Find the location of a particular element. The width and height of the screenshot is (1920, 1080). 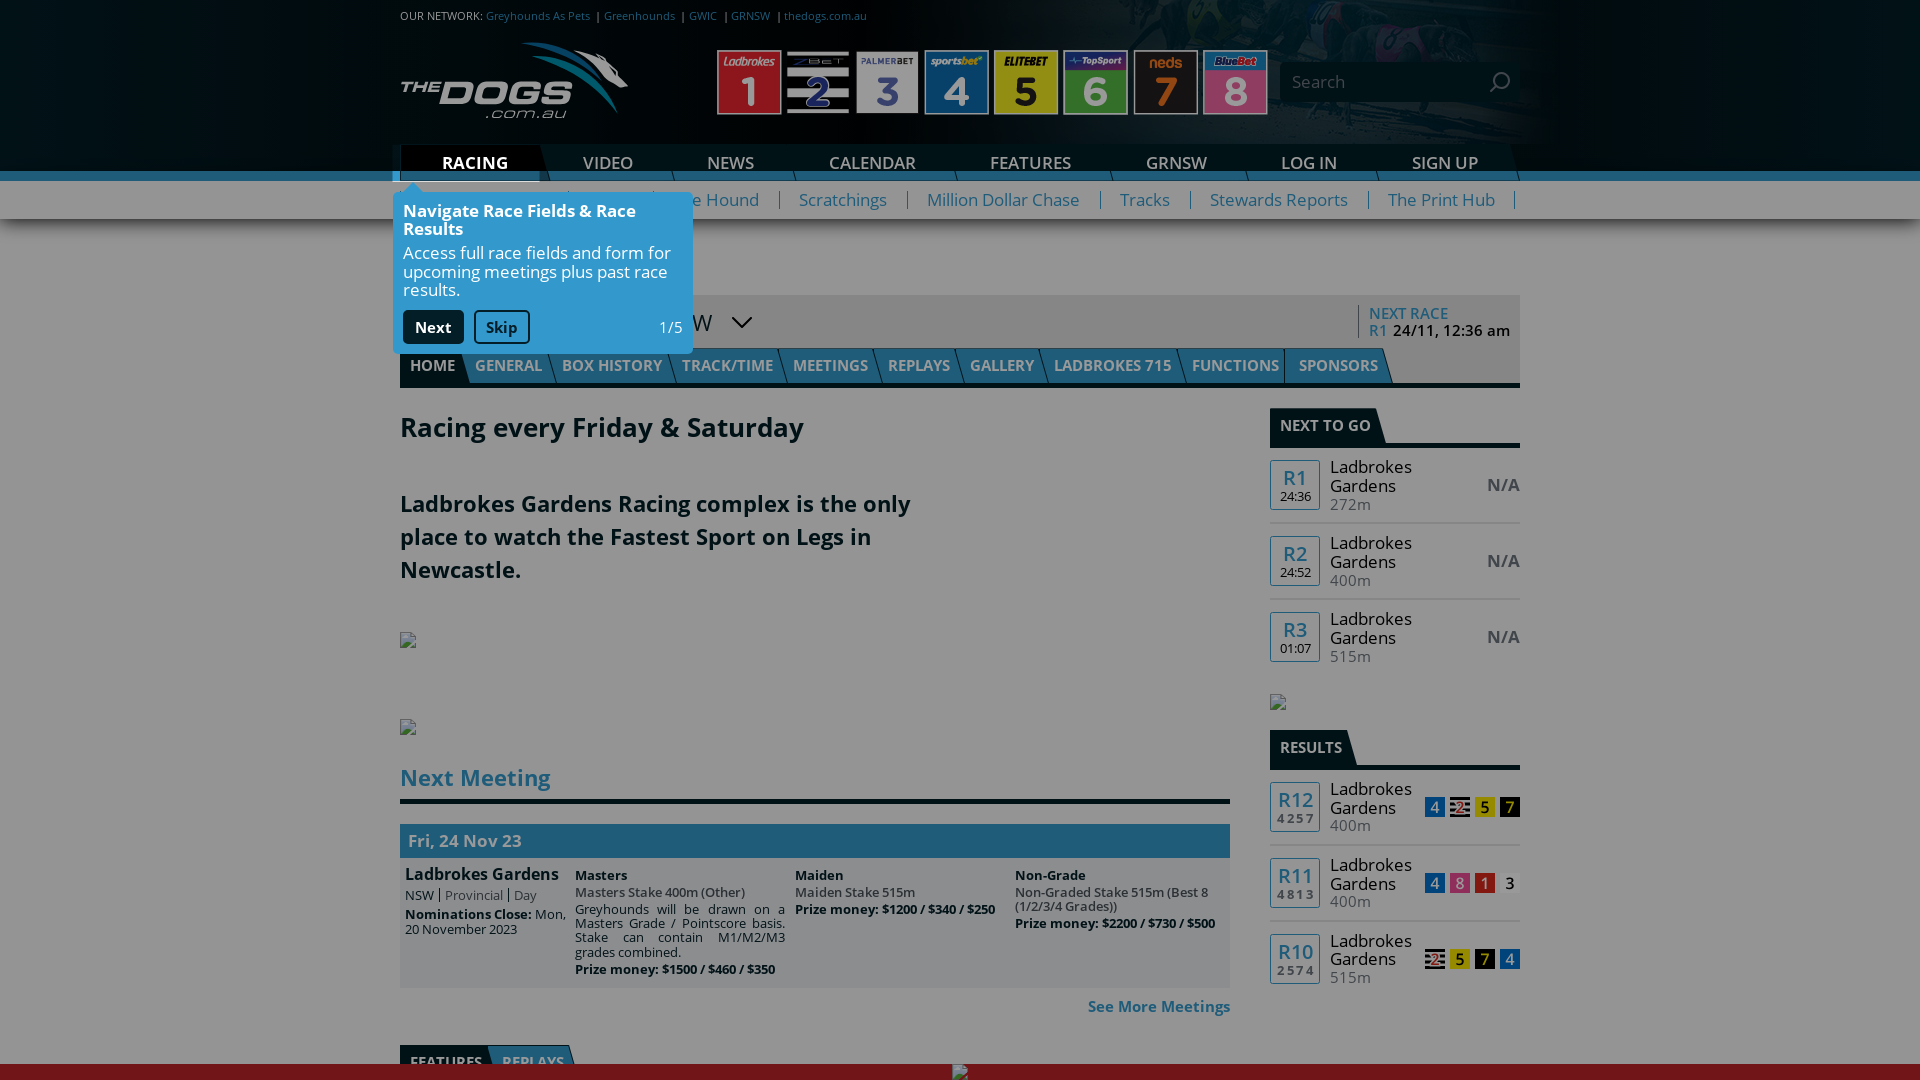

'R1 is located at coordinates (1394, 485).